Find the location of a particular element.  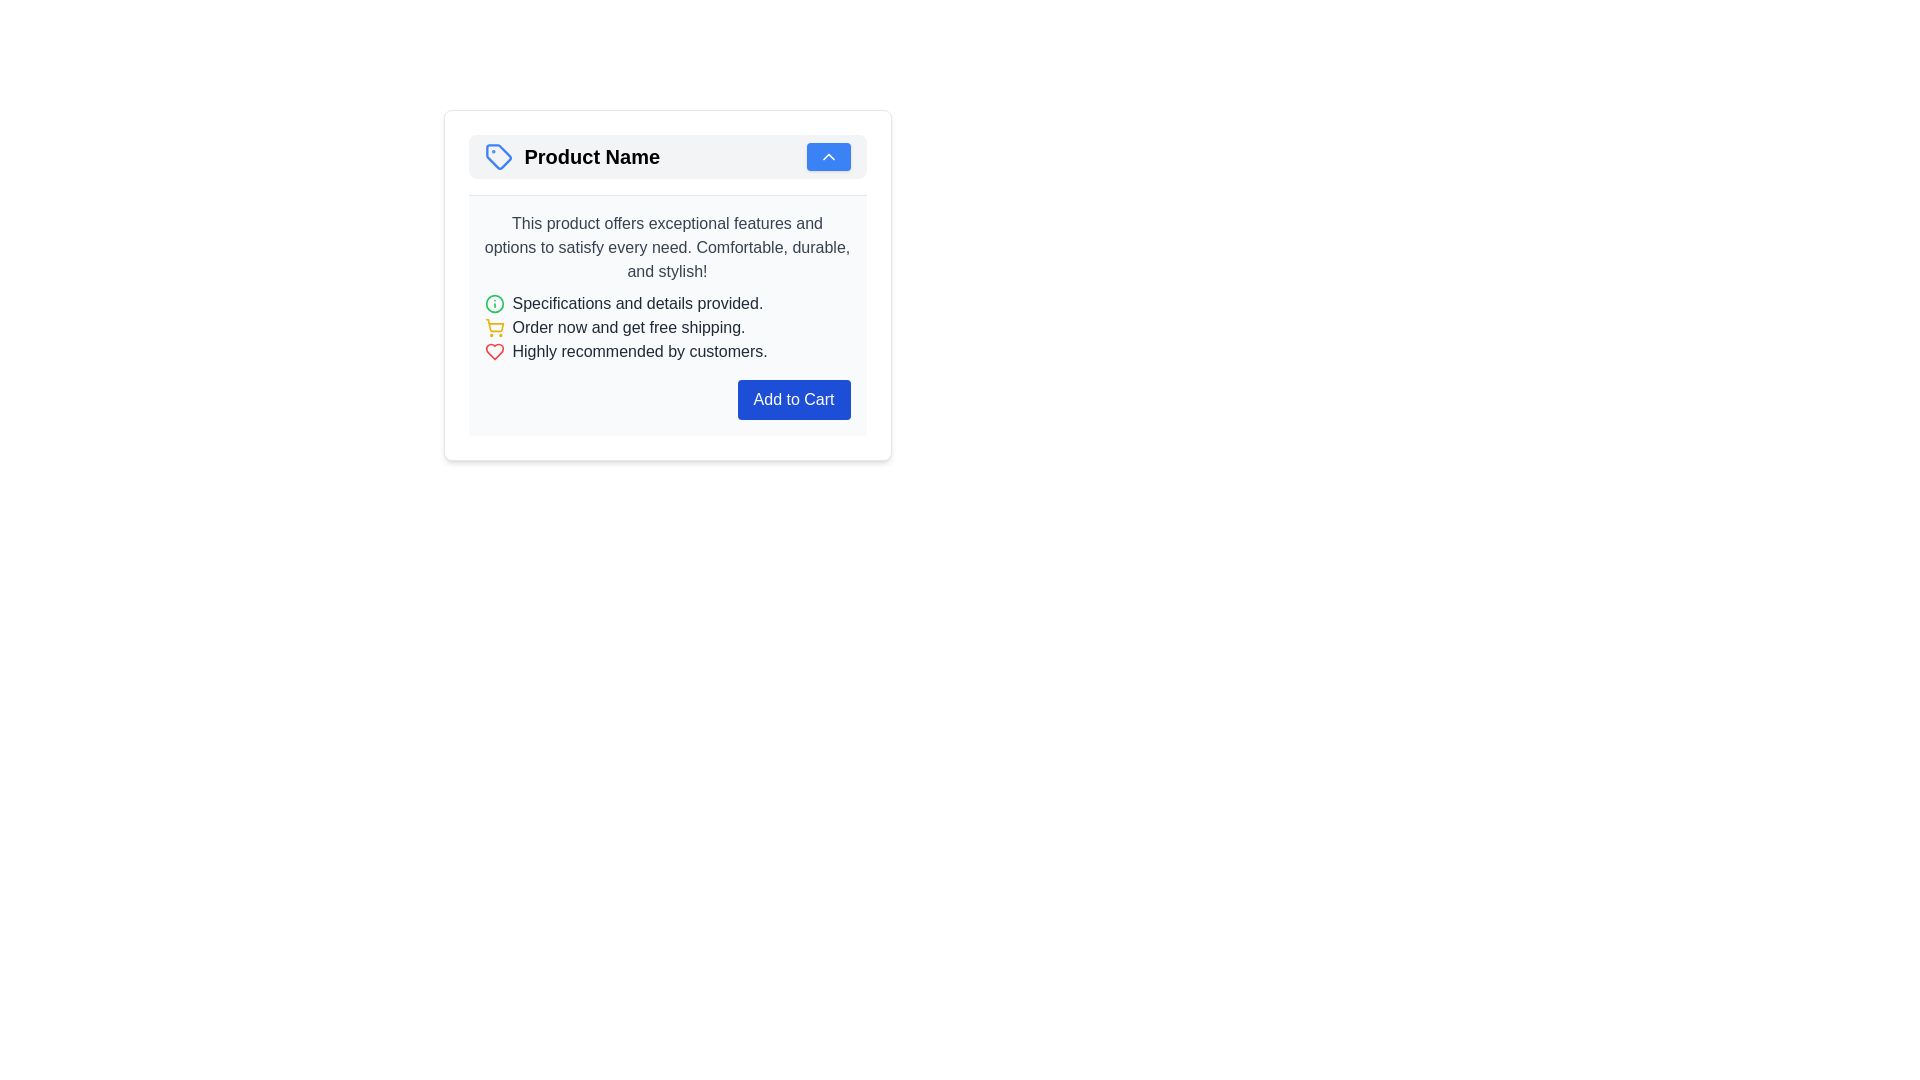

the circular icon with a green border and teal inner fill displaying an 'i' symbol, located before the text 'Specifications and details provided.' is located at coordinates (494, 304).